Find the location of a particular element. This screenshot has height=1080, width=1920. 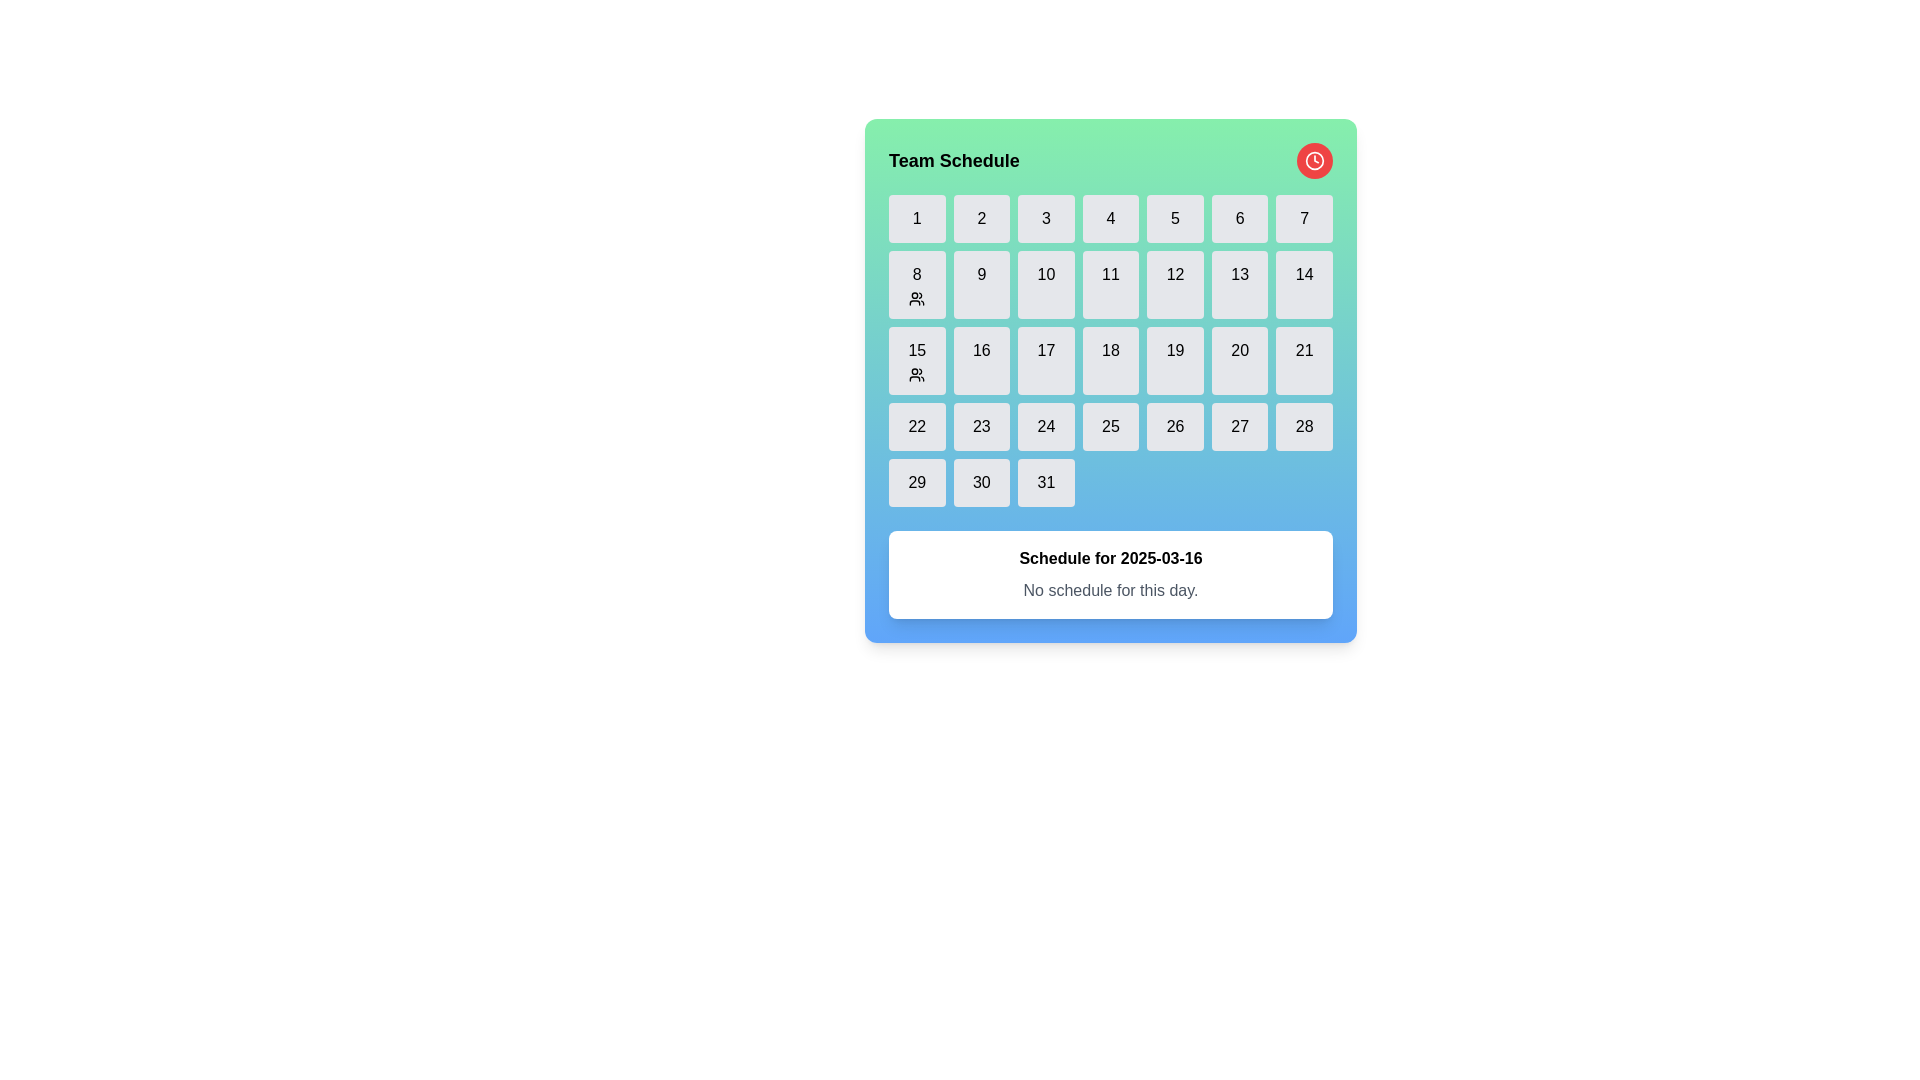

to select the 14th date cell in the calendar grid, which is the last cell in the second row and visually indicates the date is located at coordinates (1304, 274).